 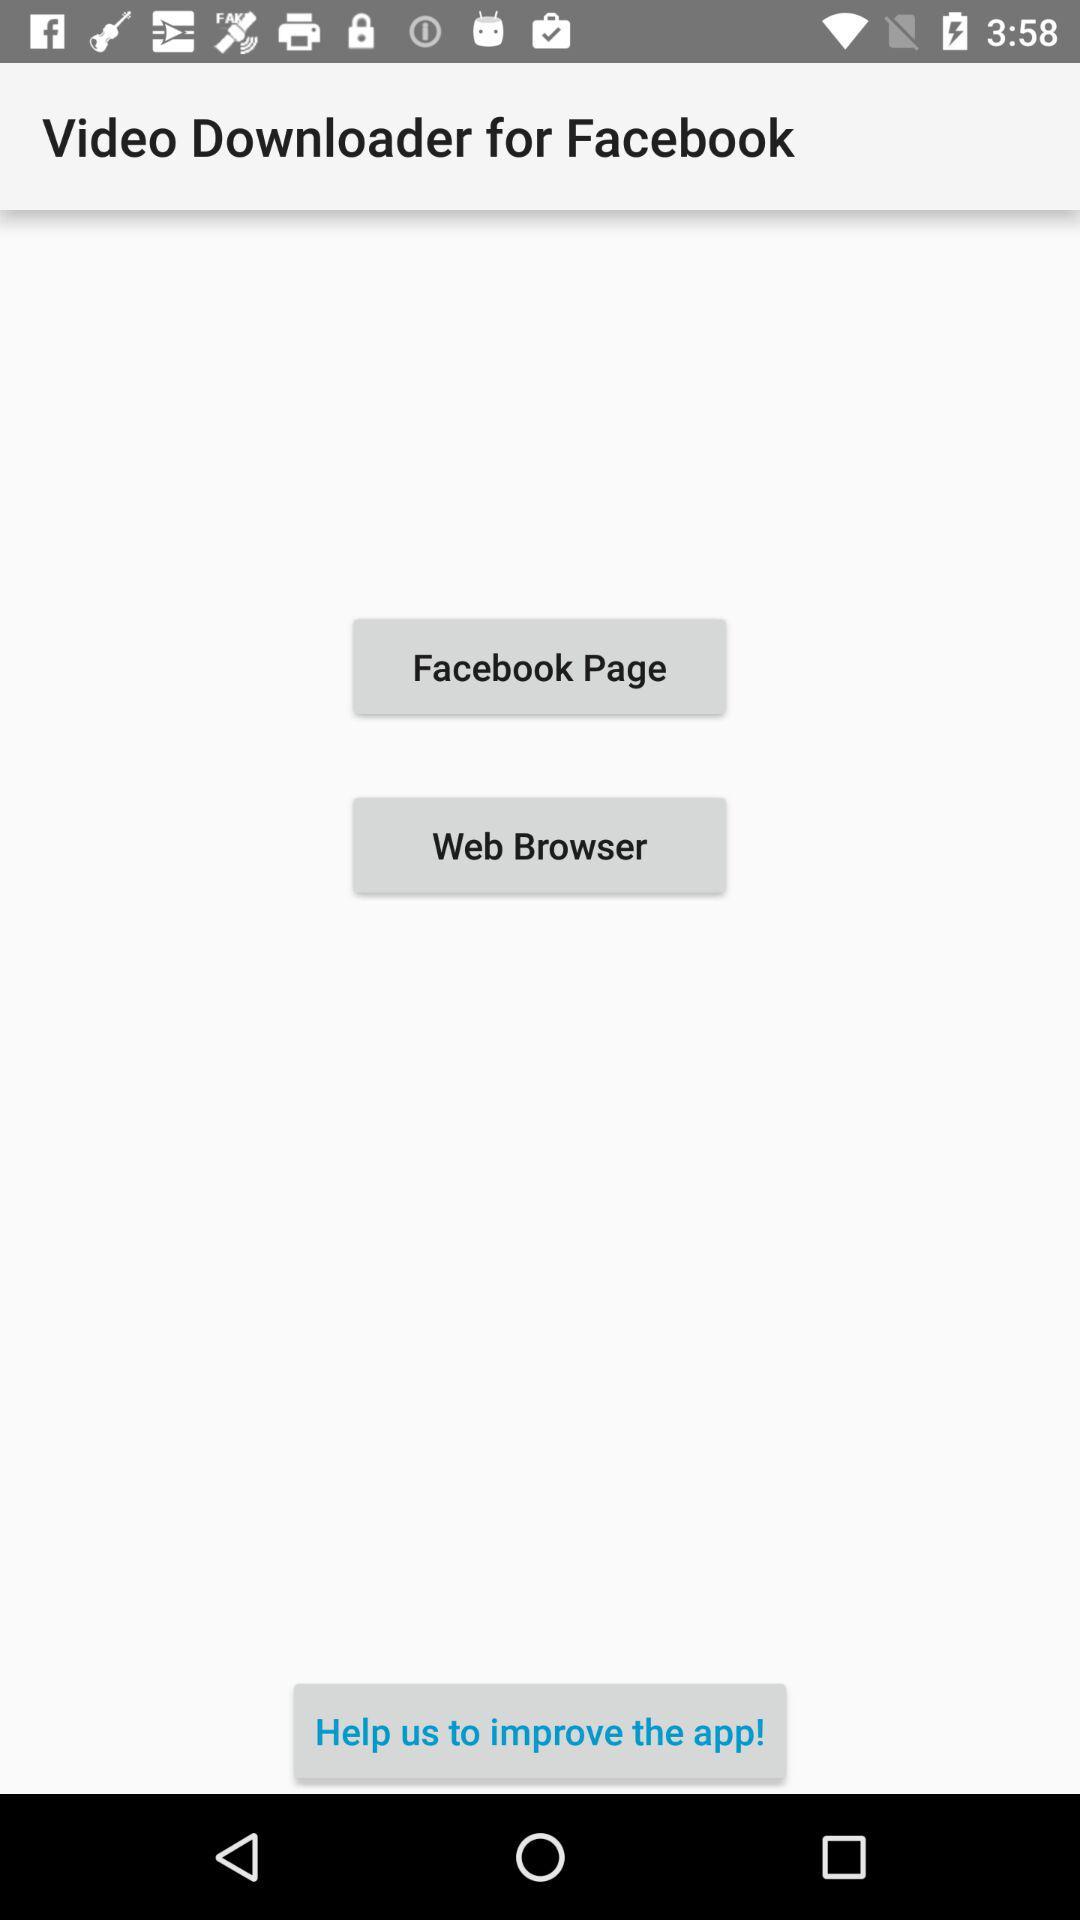 What do you see at coordinates (538, 845) in the screenshot?
I see `icon above help us to icon` at bounding box center [538, 845].